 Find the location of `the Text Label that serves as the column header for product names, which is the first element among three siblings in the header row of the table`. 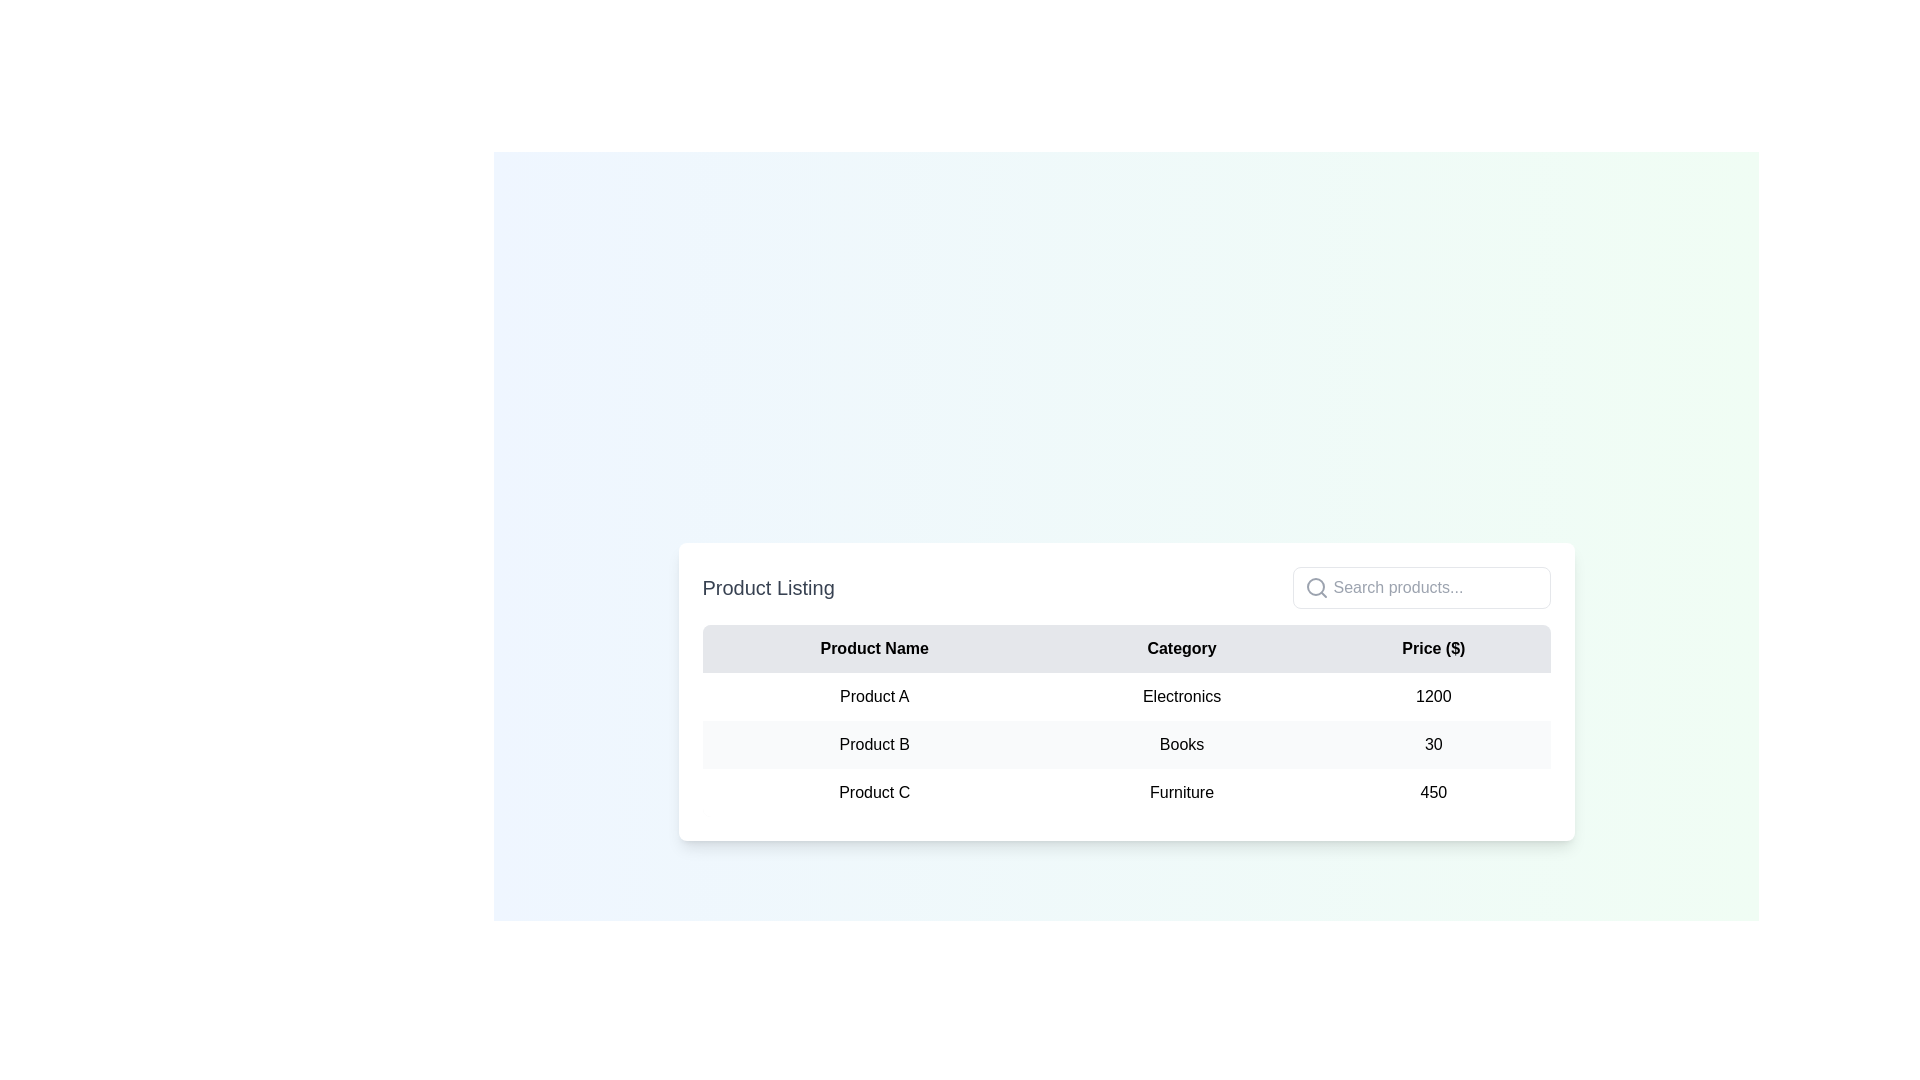

the Text Label that serves as the column header for product names, which is the first element among three siblings in the header row of the table is located at coordinates (874, 648).